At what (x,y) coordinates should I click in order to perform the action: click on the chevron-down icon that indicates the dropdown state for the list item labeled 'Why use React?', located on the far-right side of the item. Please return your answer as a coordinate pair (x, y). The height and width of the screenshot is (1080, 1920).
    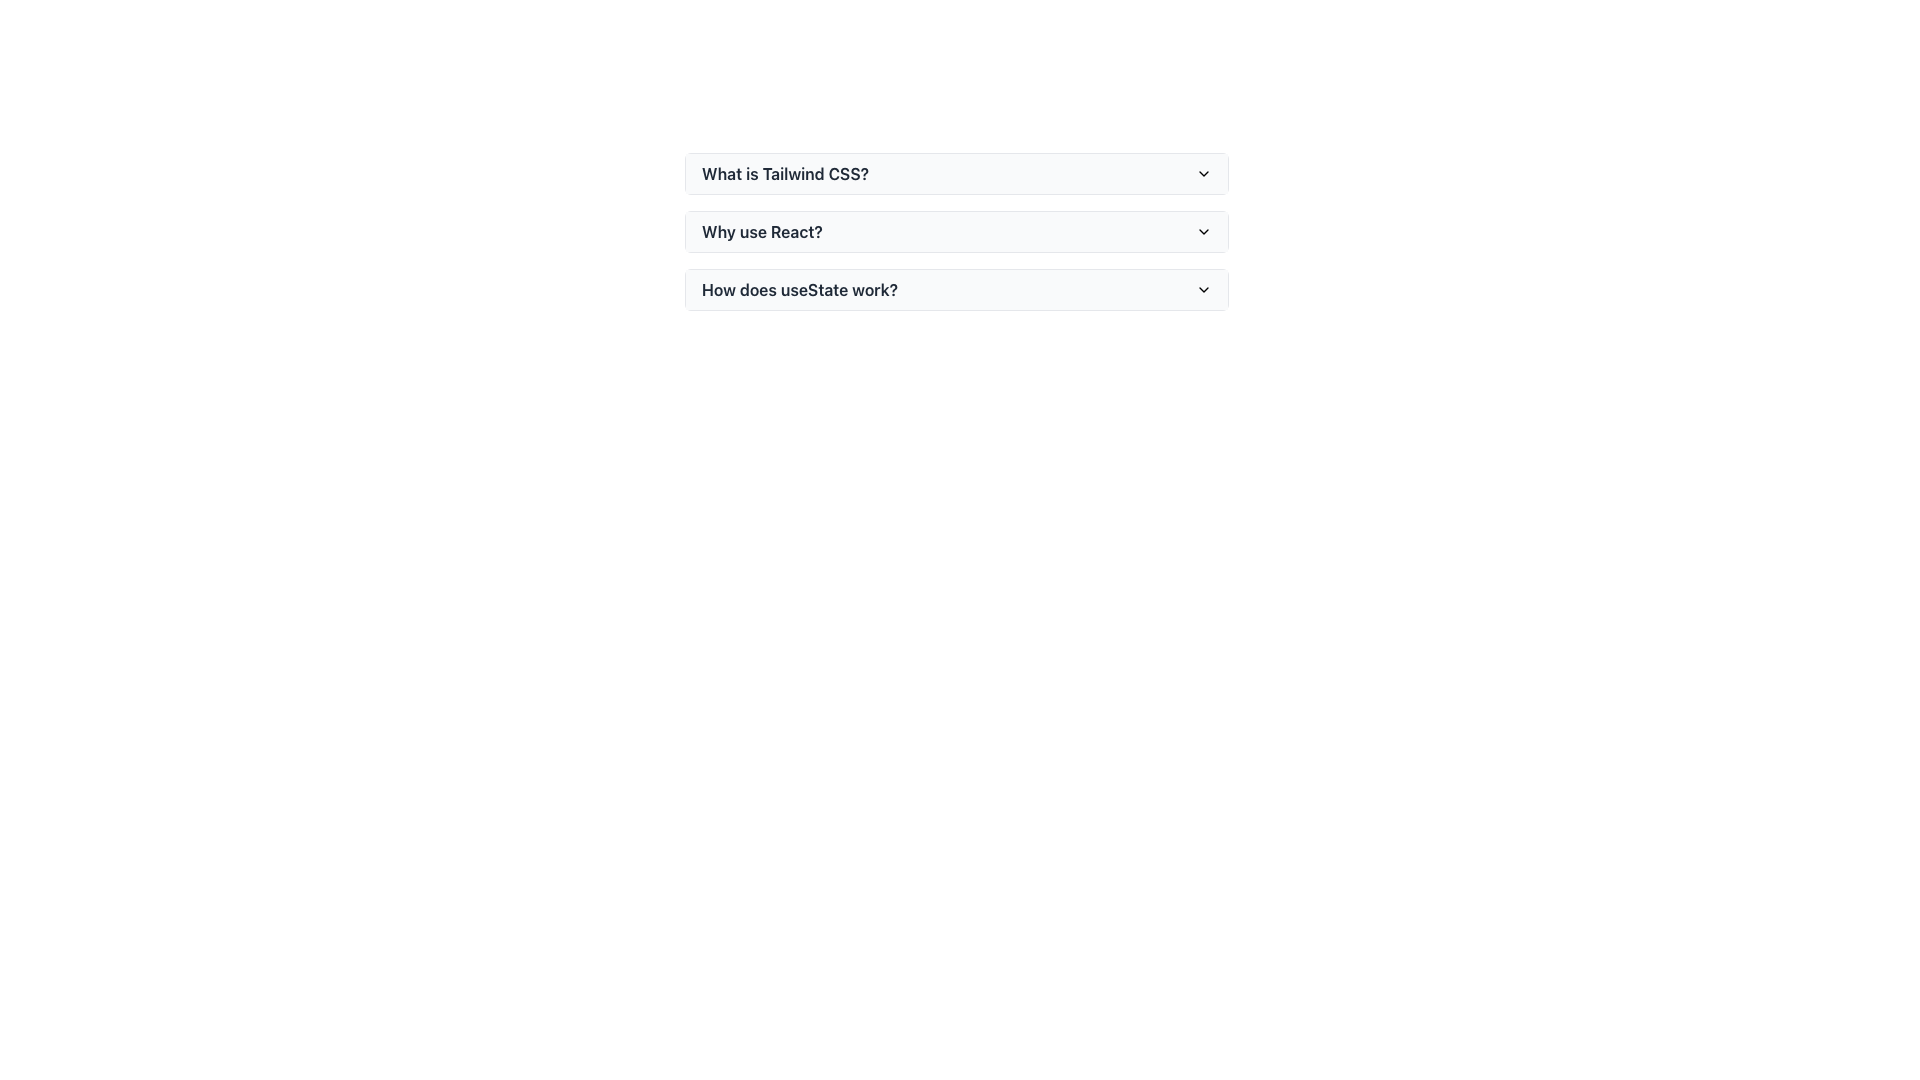
    Looking at the image, I should click on (1203, 230).